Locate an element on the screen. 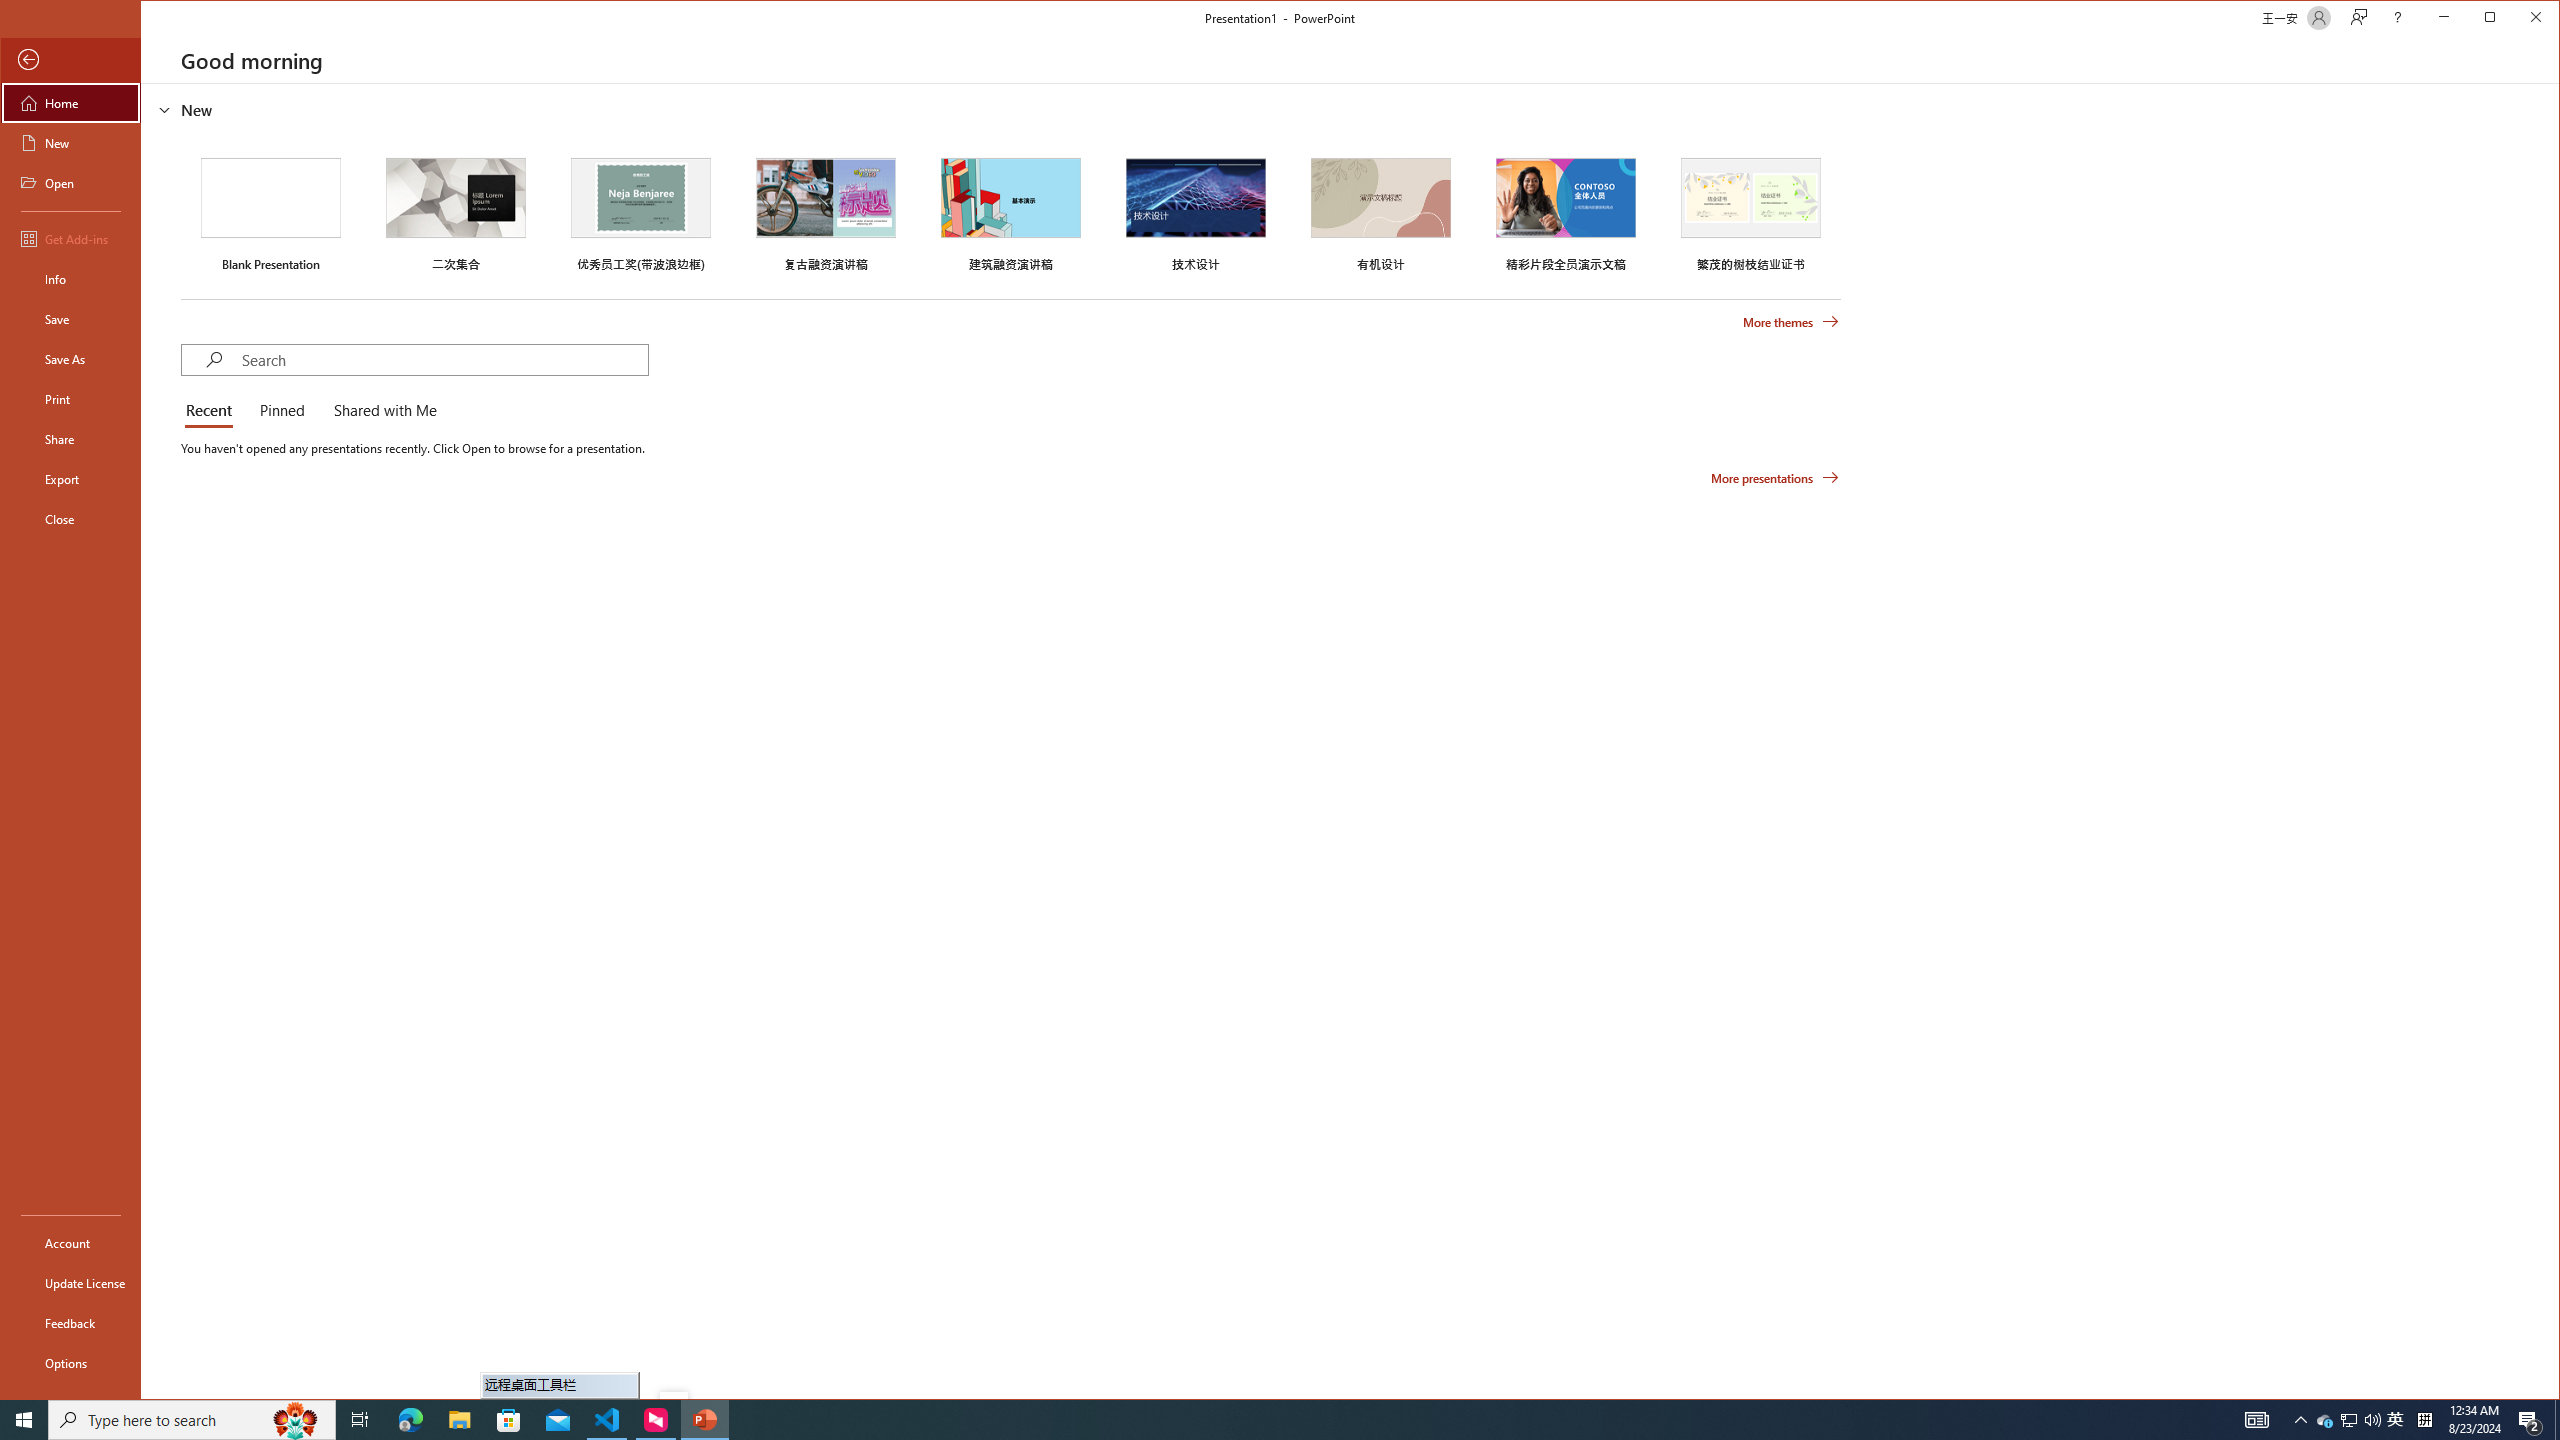 This screenshot has height=1440, width=2560. 'Save As' is located at coordinates (69, 357).